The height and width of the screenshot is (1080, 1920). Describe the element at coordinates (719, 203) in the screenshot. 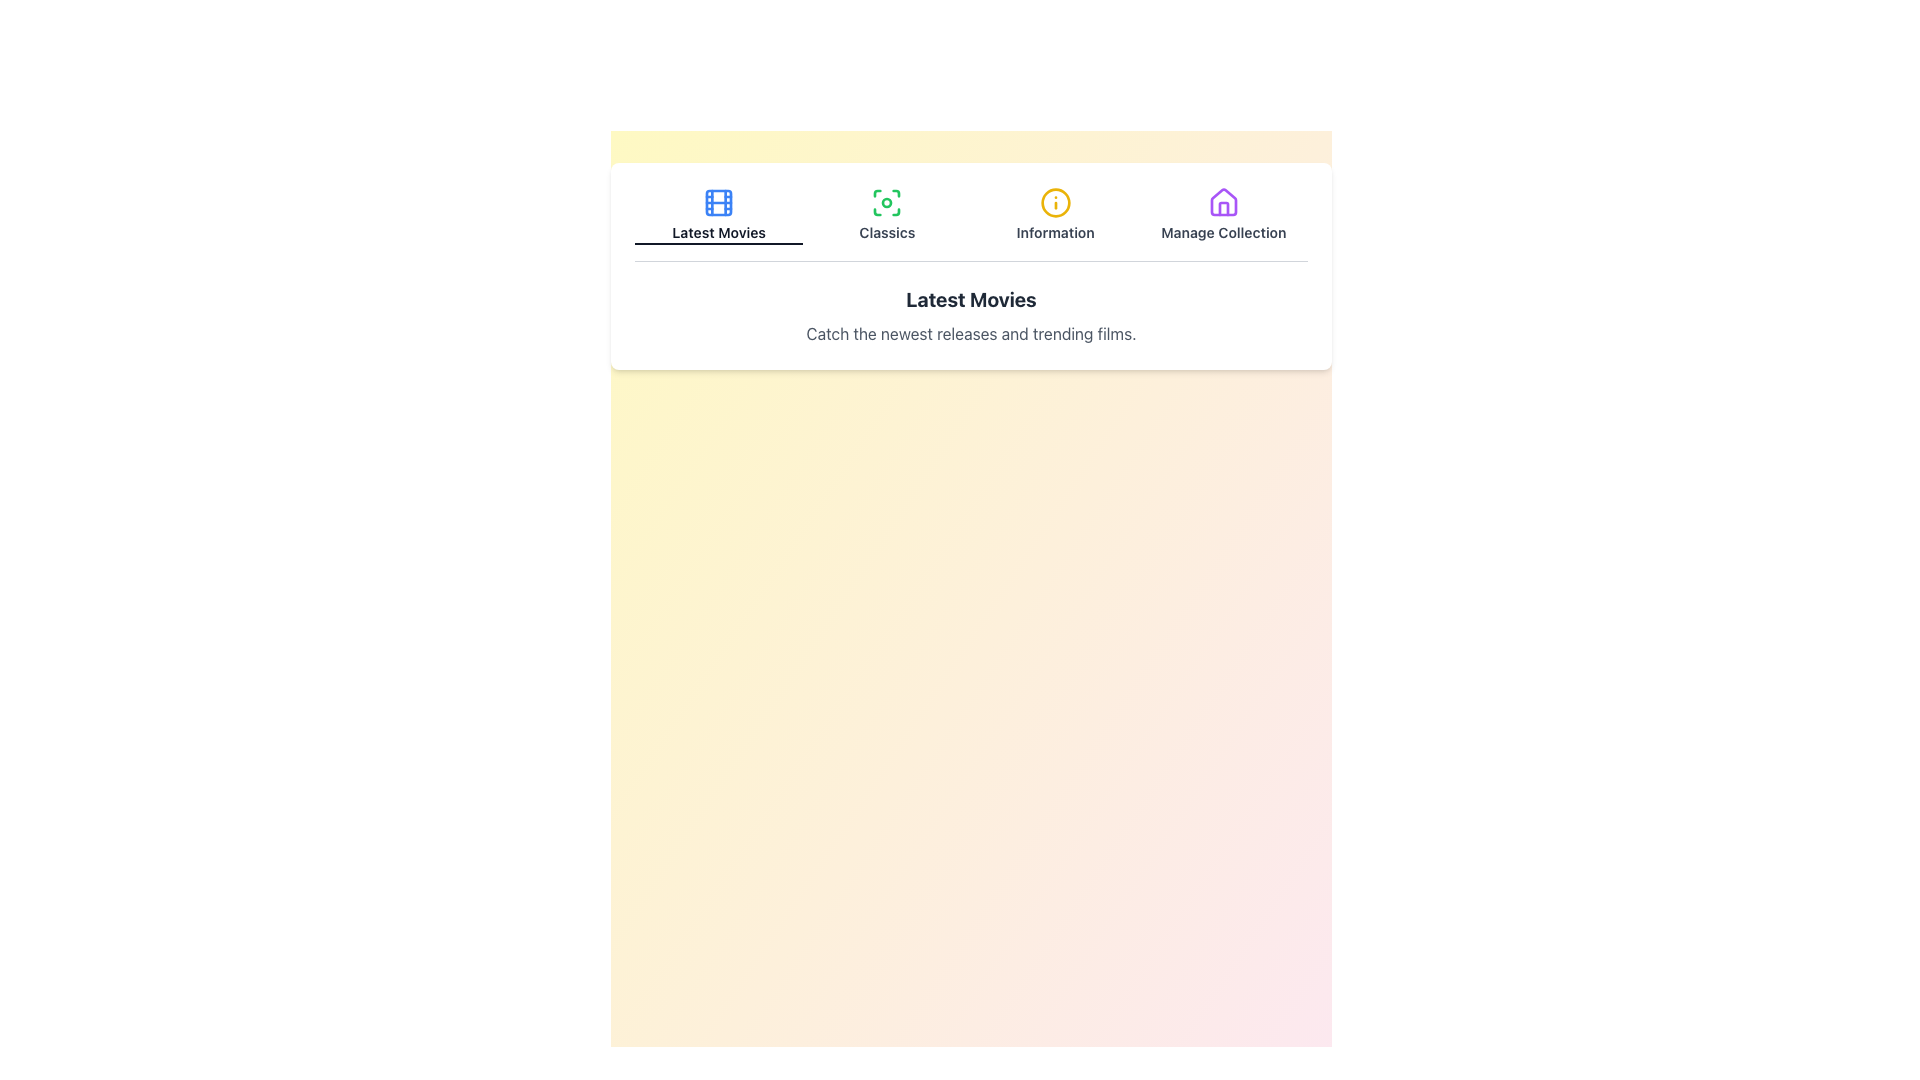

I see `the blue film reel icon` at that location.